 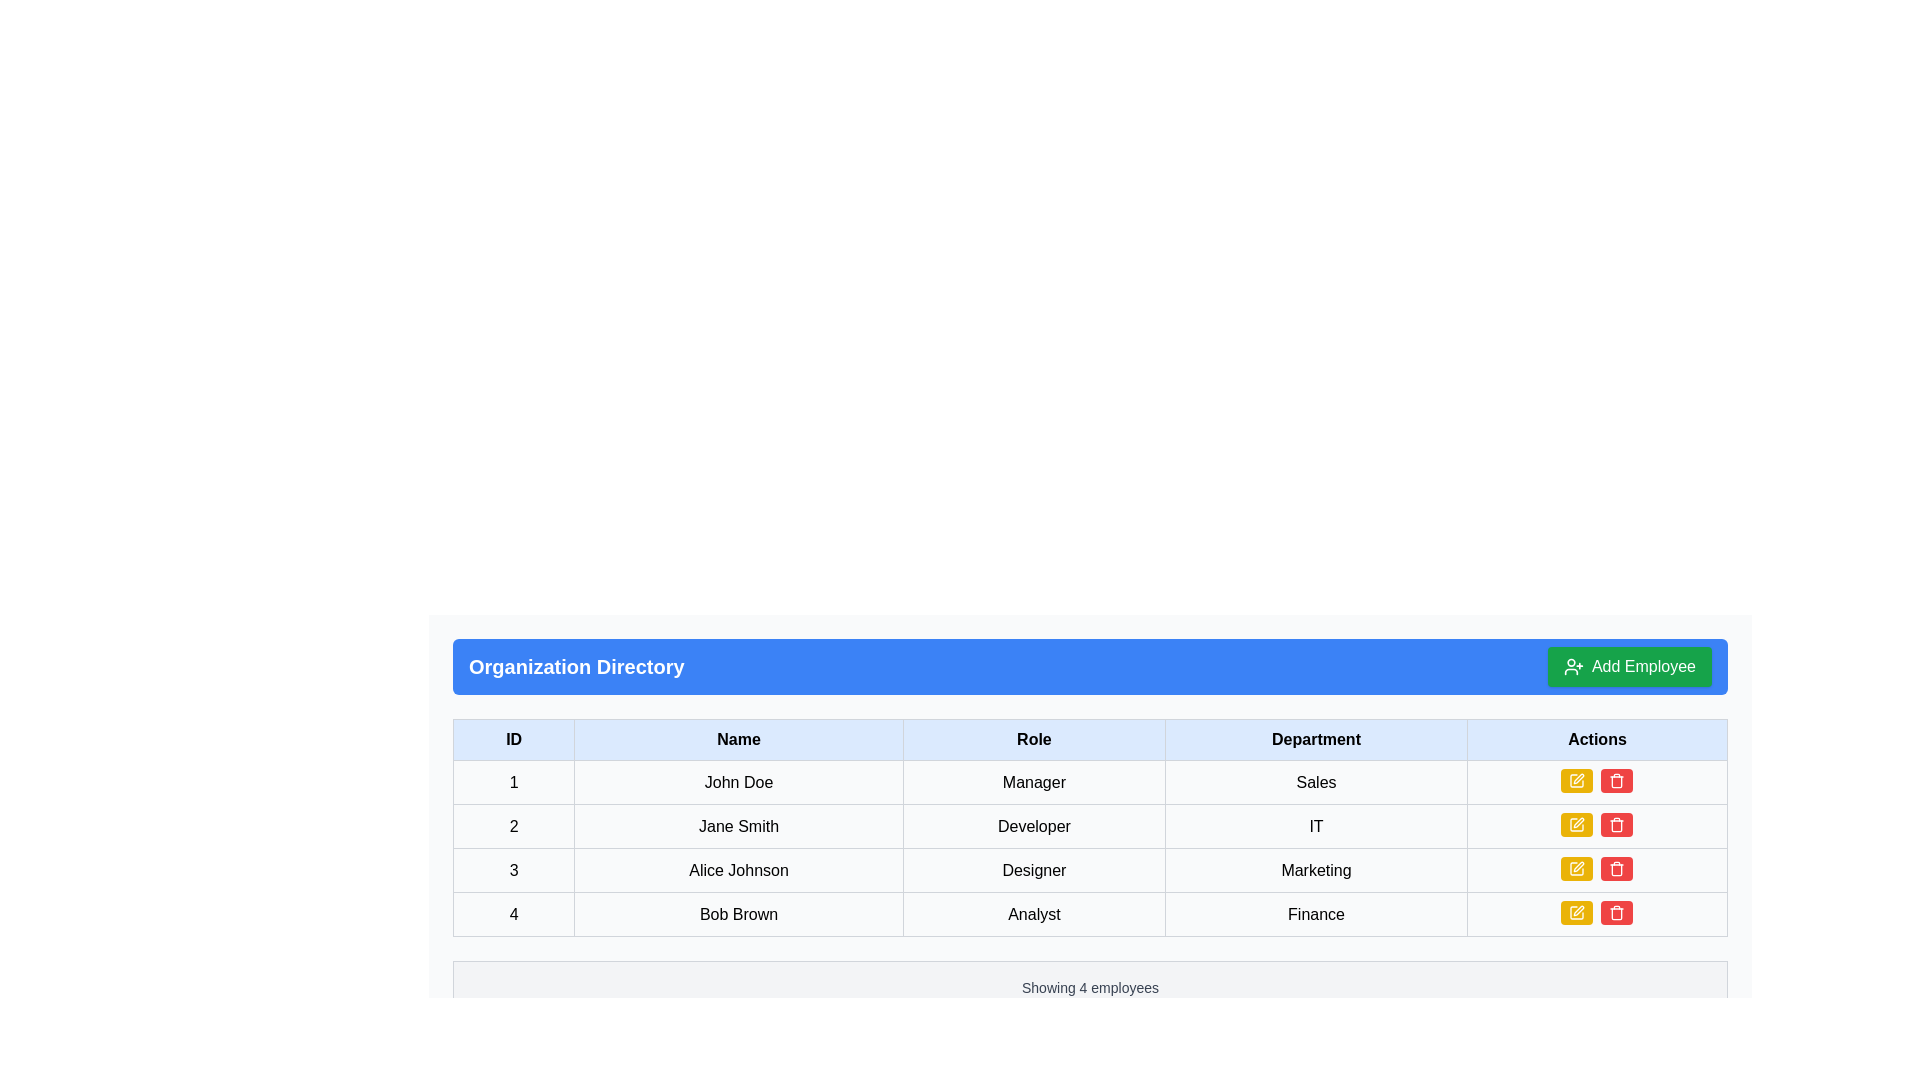 I want to click on the delete icon button located in the Actions column of the fourth row associated with 'Bob Brown', so click(x=1617, y=913).